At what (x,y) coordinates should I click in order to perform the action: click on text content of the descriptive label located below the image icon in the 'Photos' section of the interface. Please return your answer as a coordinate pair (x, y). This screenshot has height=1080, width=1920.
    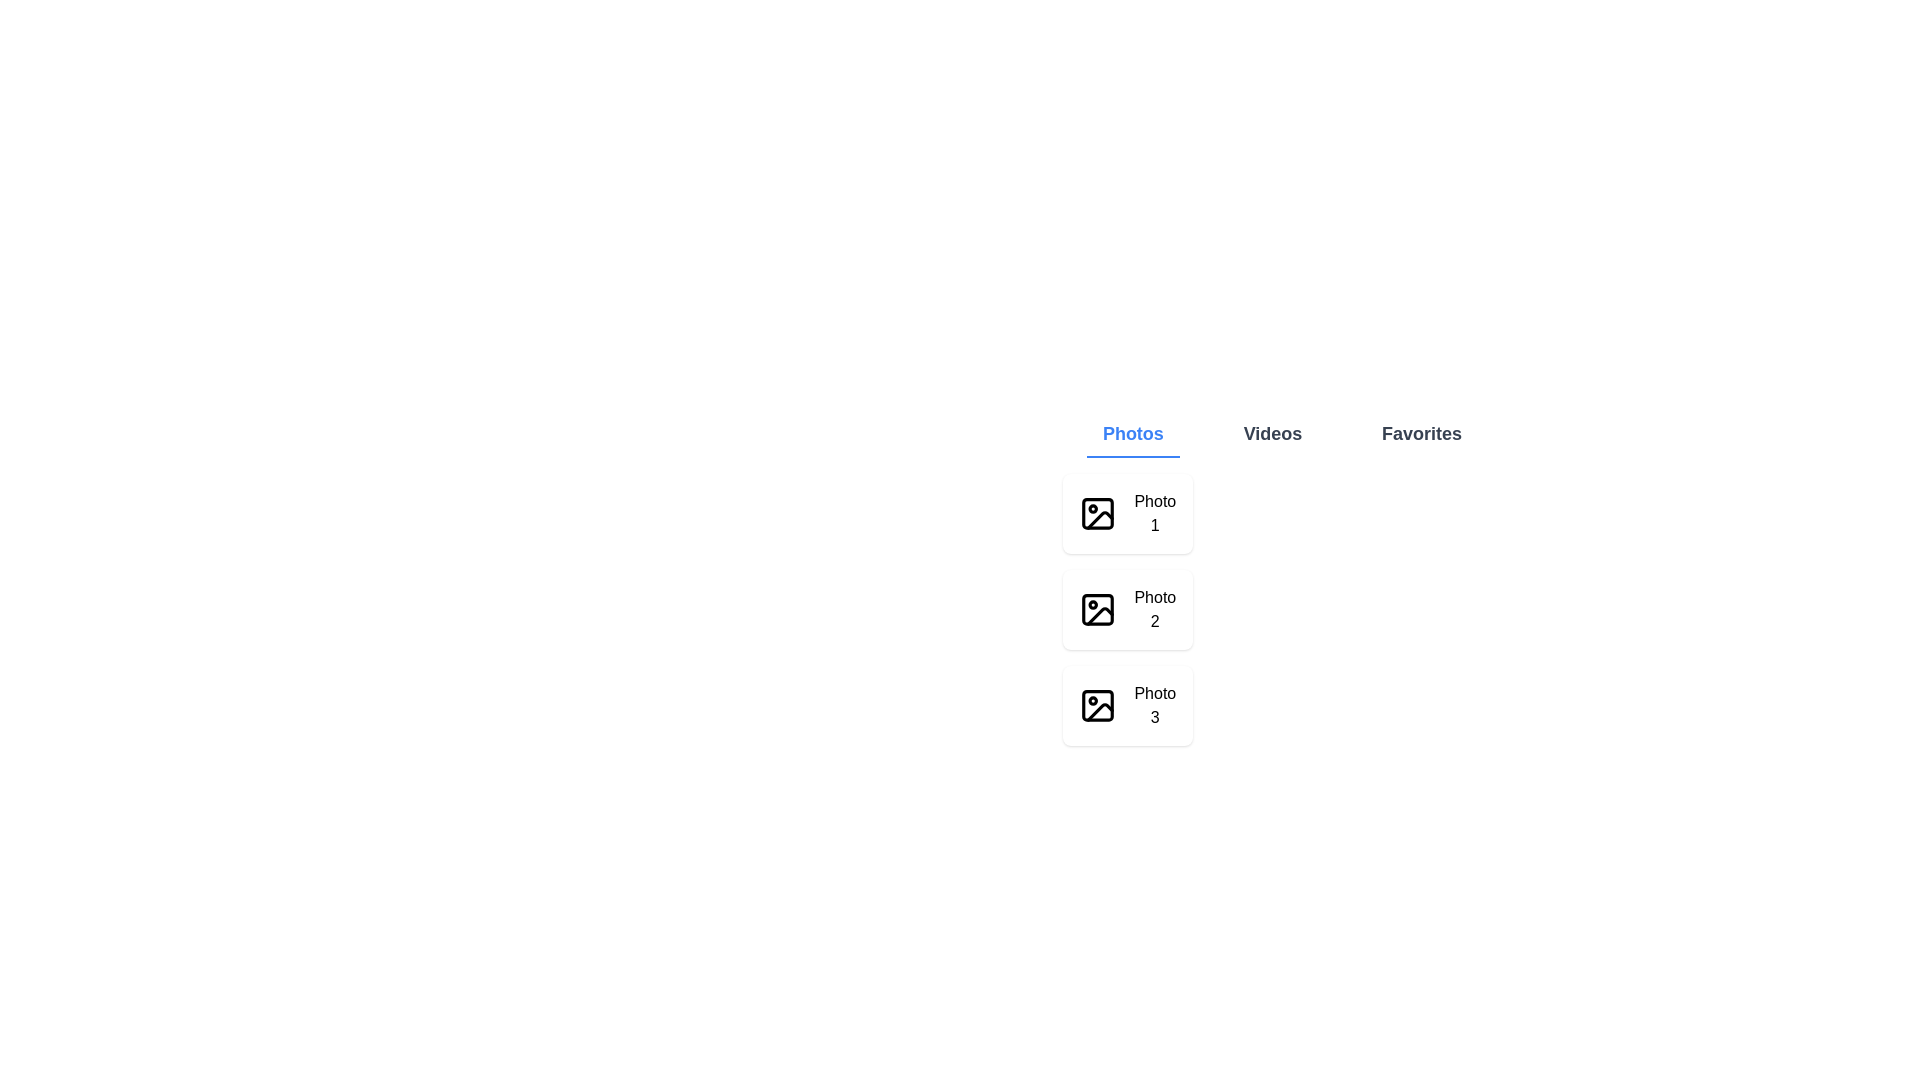
    Looking at the image, I should click on (1155, 608).